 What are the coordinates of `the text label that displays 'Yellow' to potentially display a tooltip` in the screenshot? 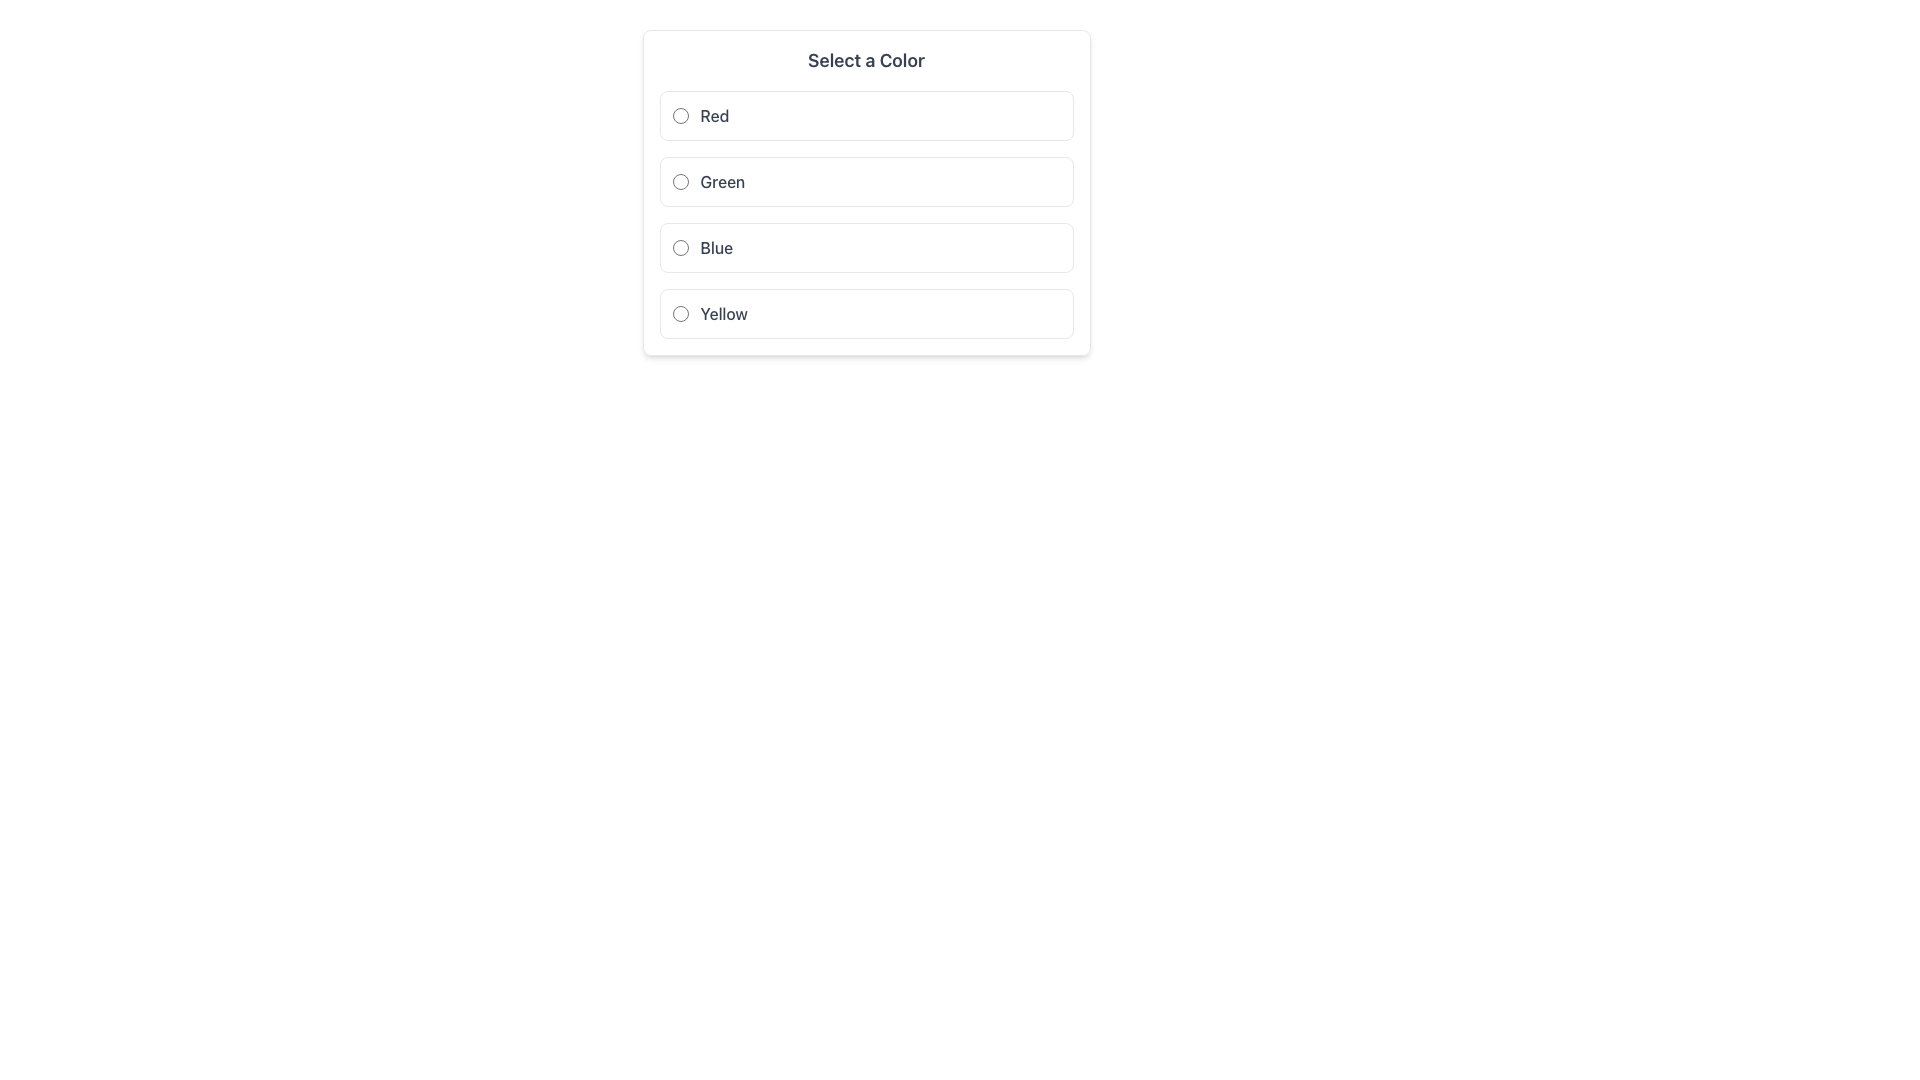 It's located at (723, 313).